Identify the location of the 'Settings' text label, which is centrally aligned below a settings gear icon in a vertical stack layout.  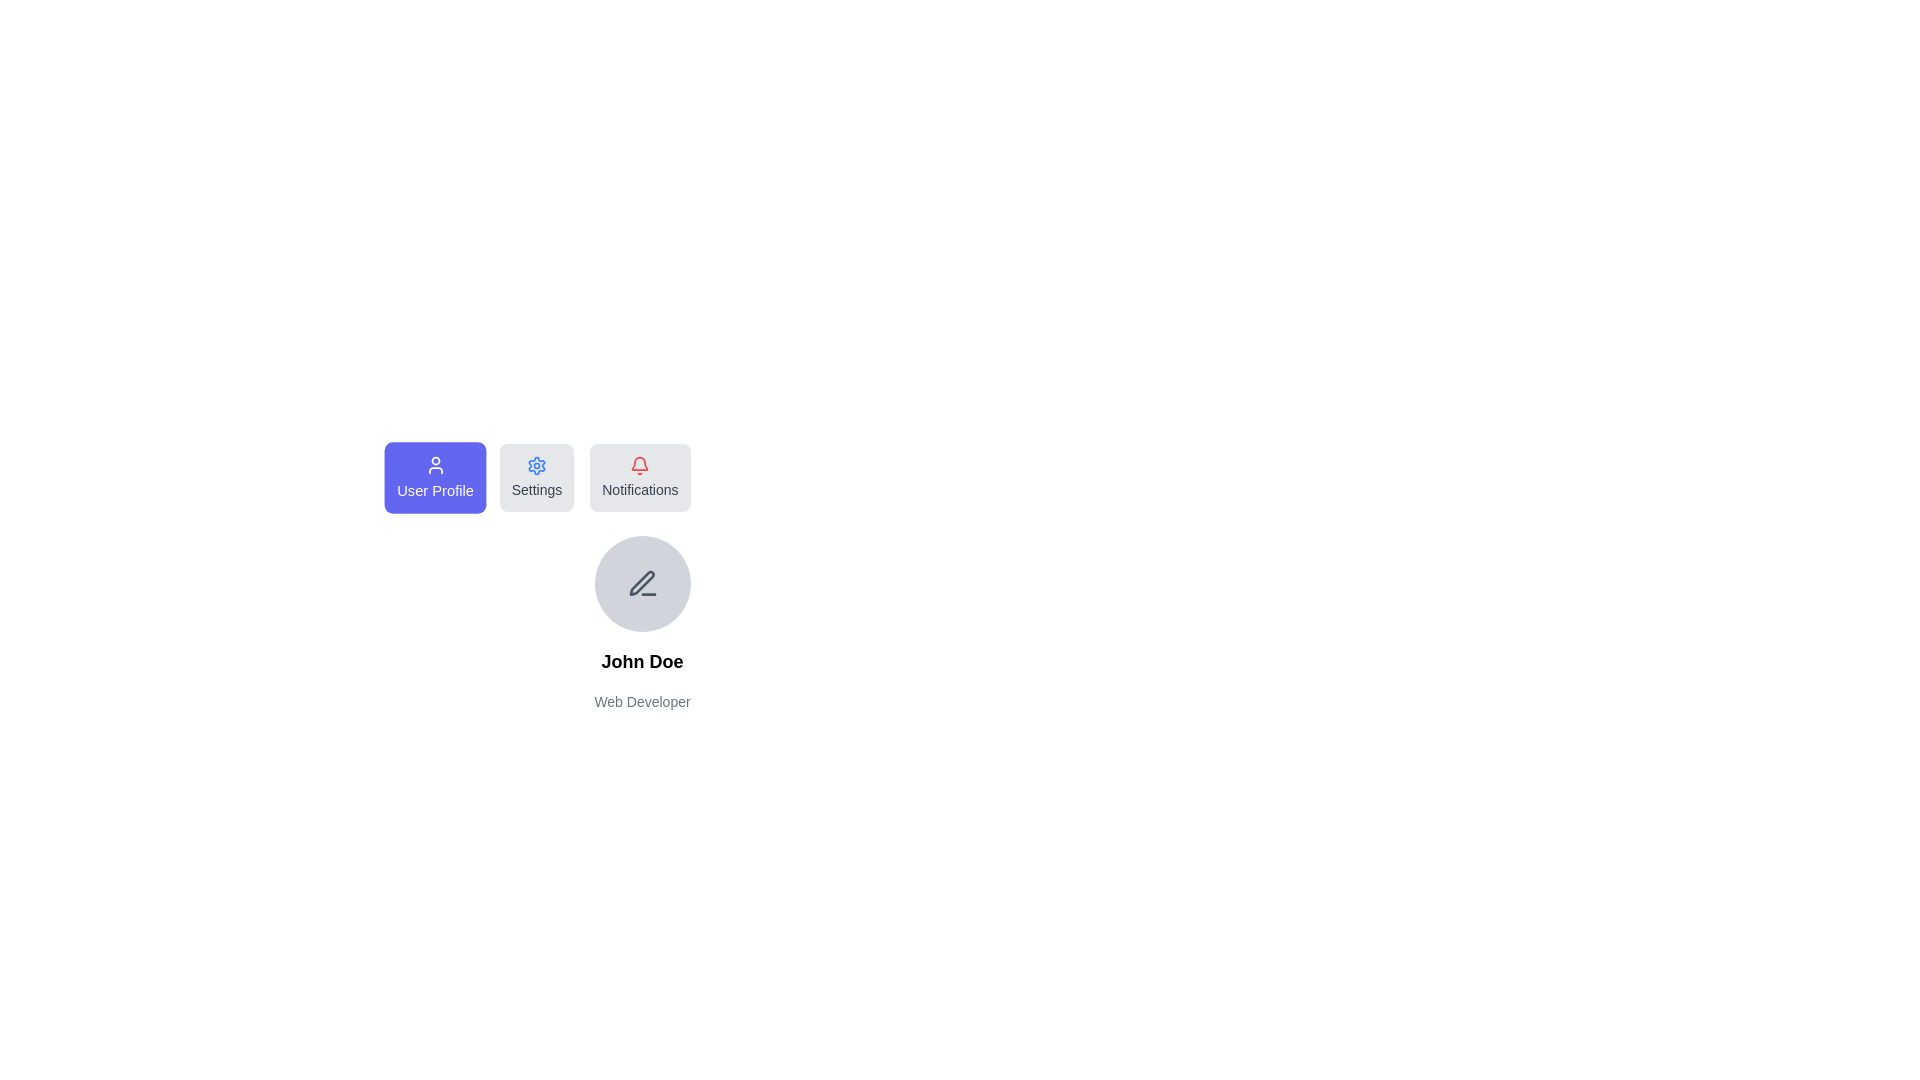
(537, 489).